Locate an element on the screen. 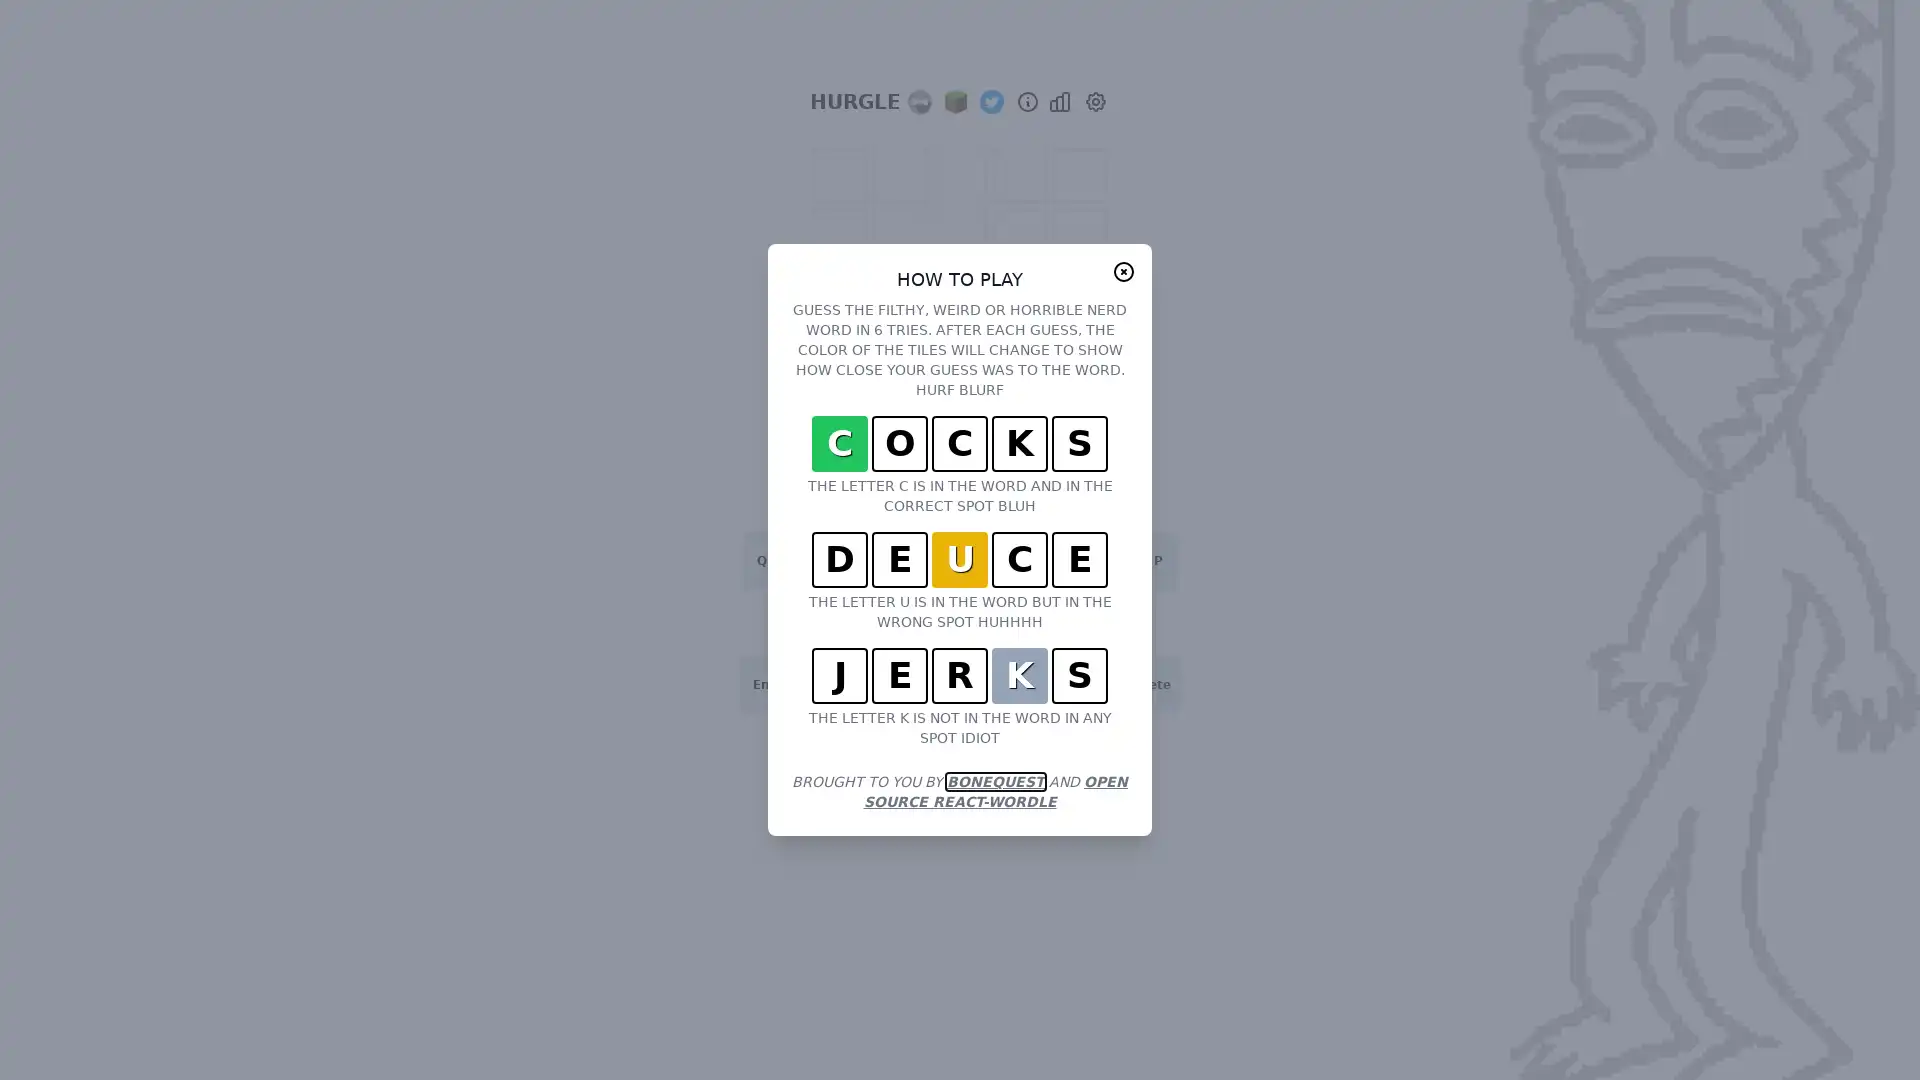  Delete is located at coordinates (1148, 684).